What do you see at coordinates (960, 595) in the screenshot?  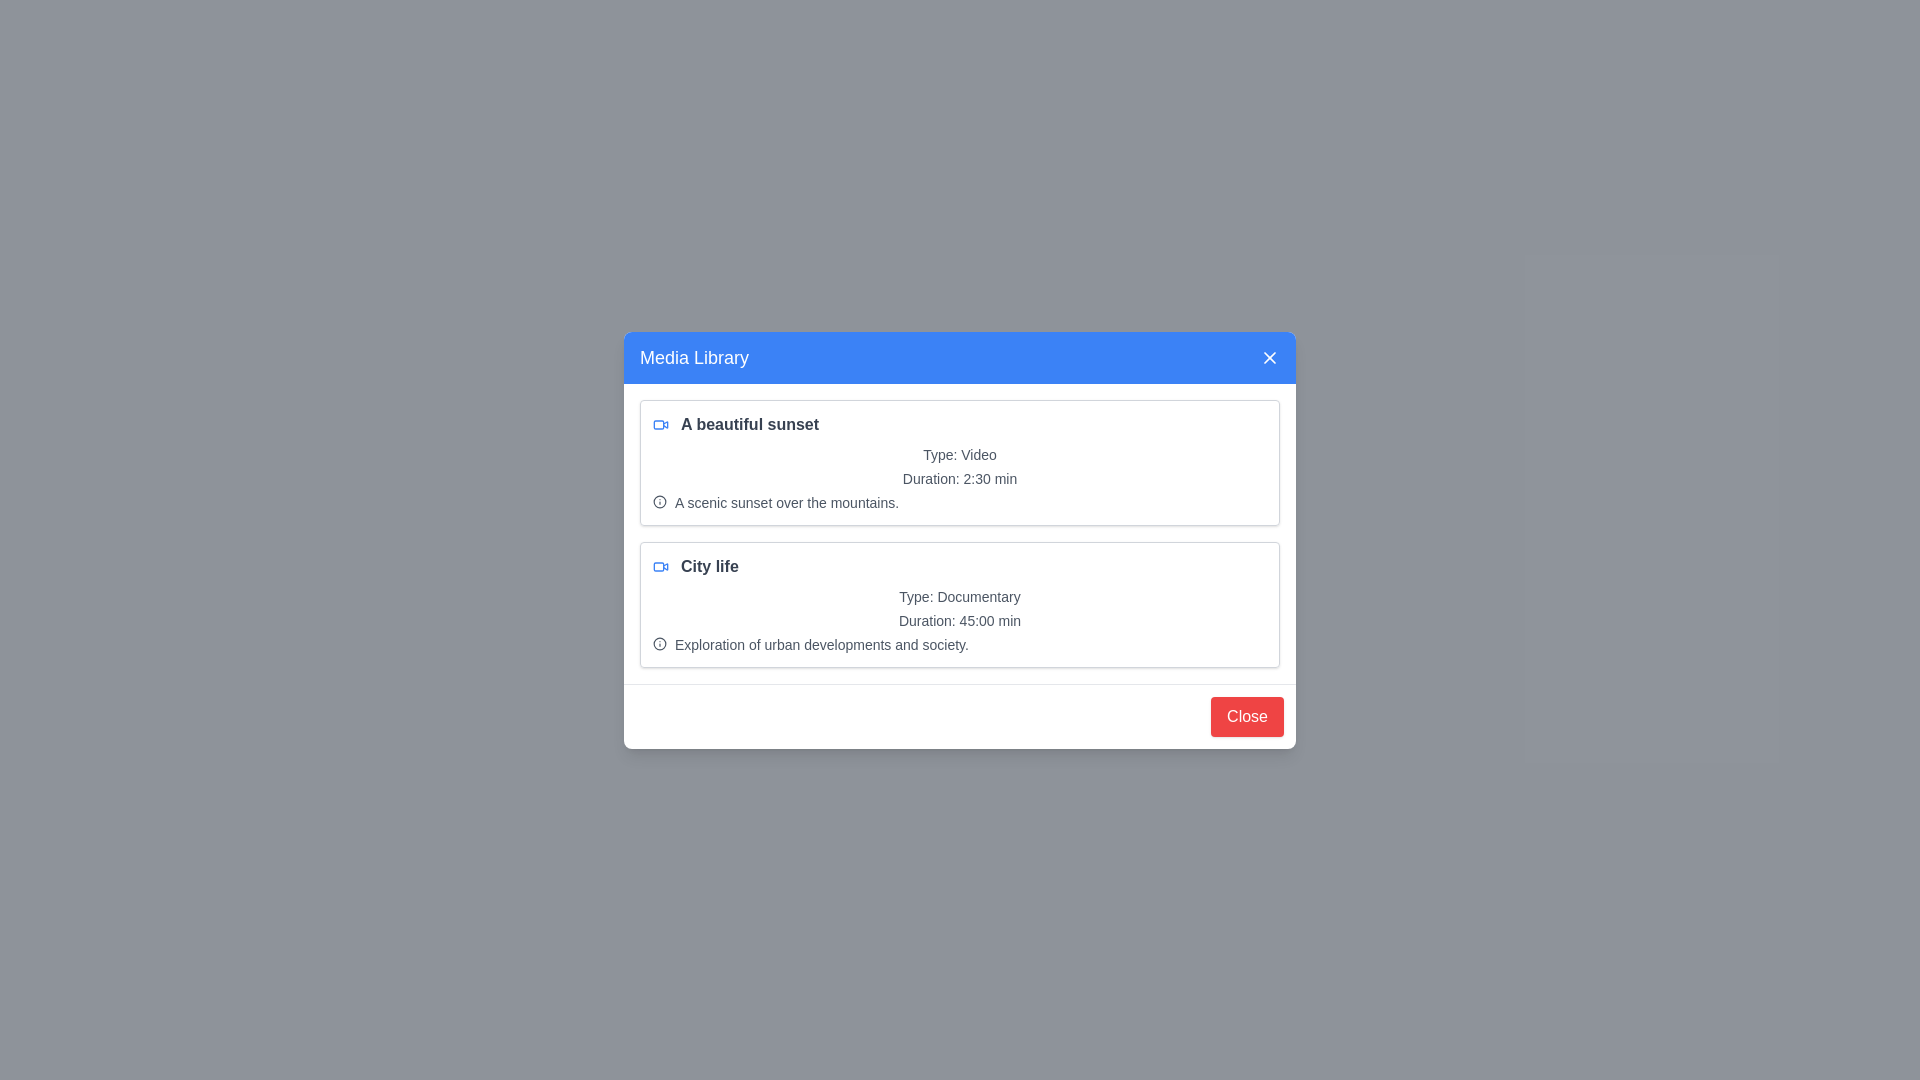 I see `the static text label that displays the media type 'Documentary' for the item 'City life', which is positioned above the 'Duration: 45:00 min' line in the dialog box` at bounding box center [960, 595].